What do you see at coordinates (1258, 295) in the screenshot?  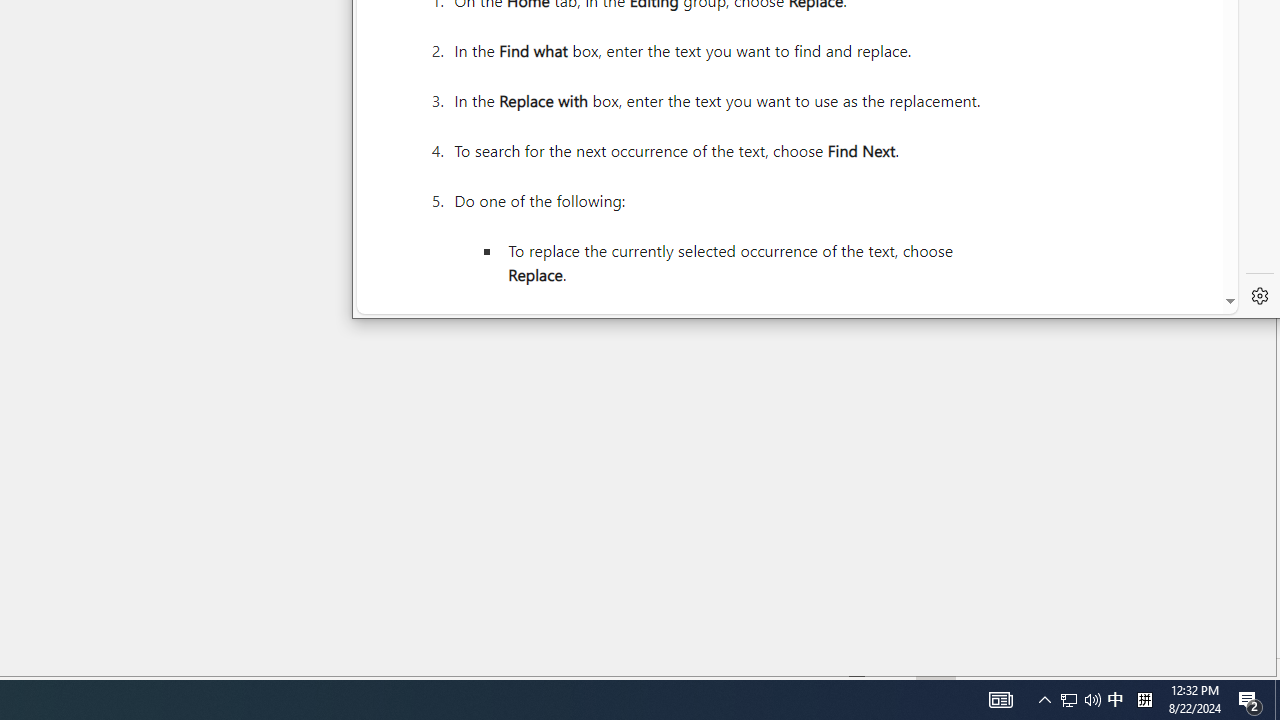 I see `'Settings'` at bounding box center [1258, 295].